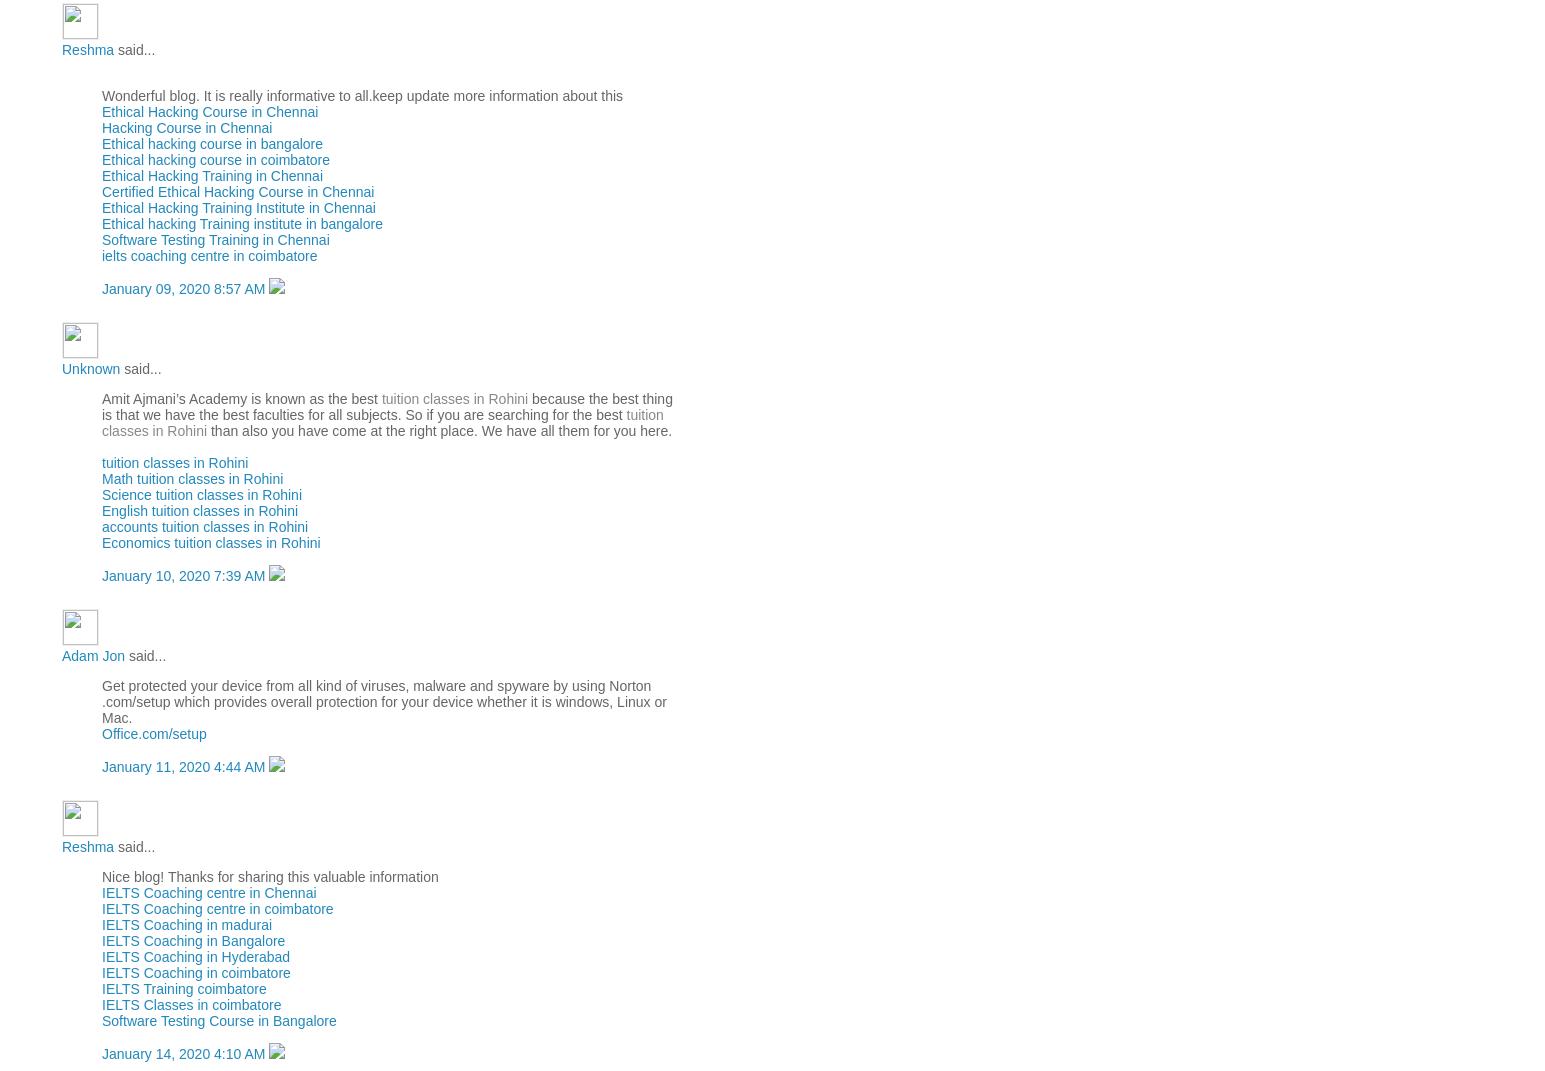 The height and width of the screenshot is (1071, 1545). I want to click on 'Hacking Course in Chennai', so click(100, 127).